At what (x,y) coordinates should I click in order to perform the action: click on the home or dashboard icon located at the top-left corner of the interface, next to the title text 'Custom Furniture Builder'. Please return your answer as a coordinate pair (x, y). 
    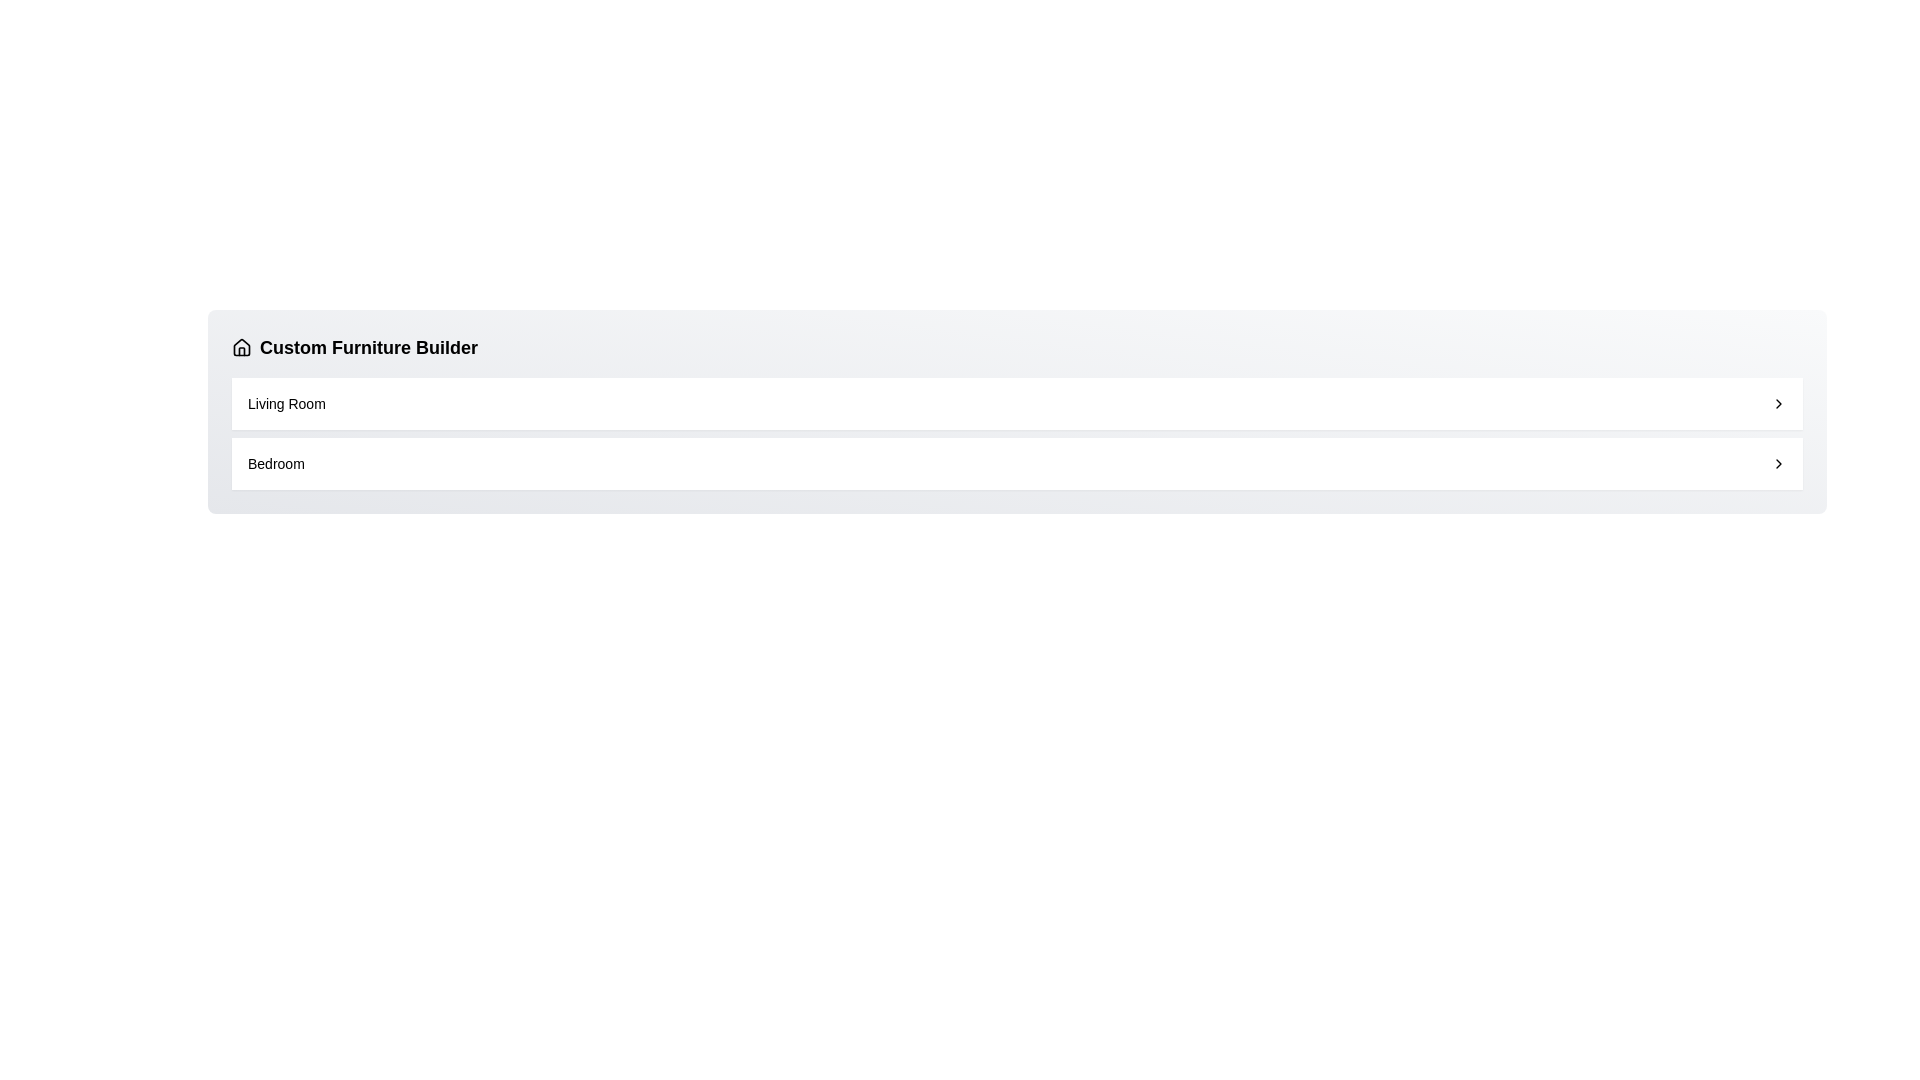
    Looking at the image, I should click on (240, 346).